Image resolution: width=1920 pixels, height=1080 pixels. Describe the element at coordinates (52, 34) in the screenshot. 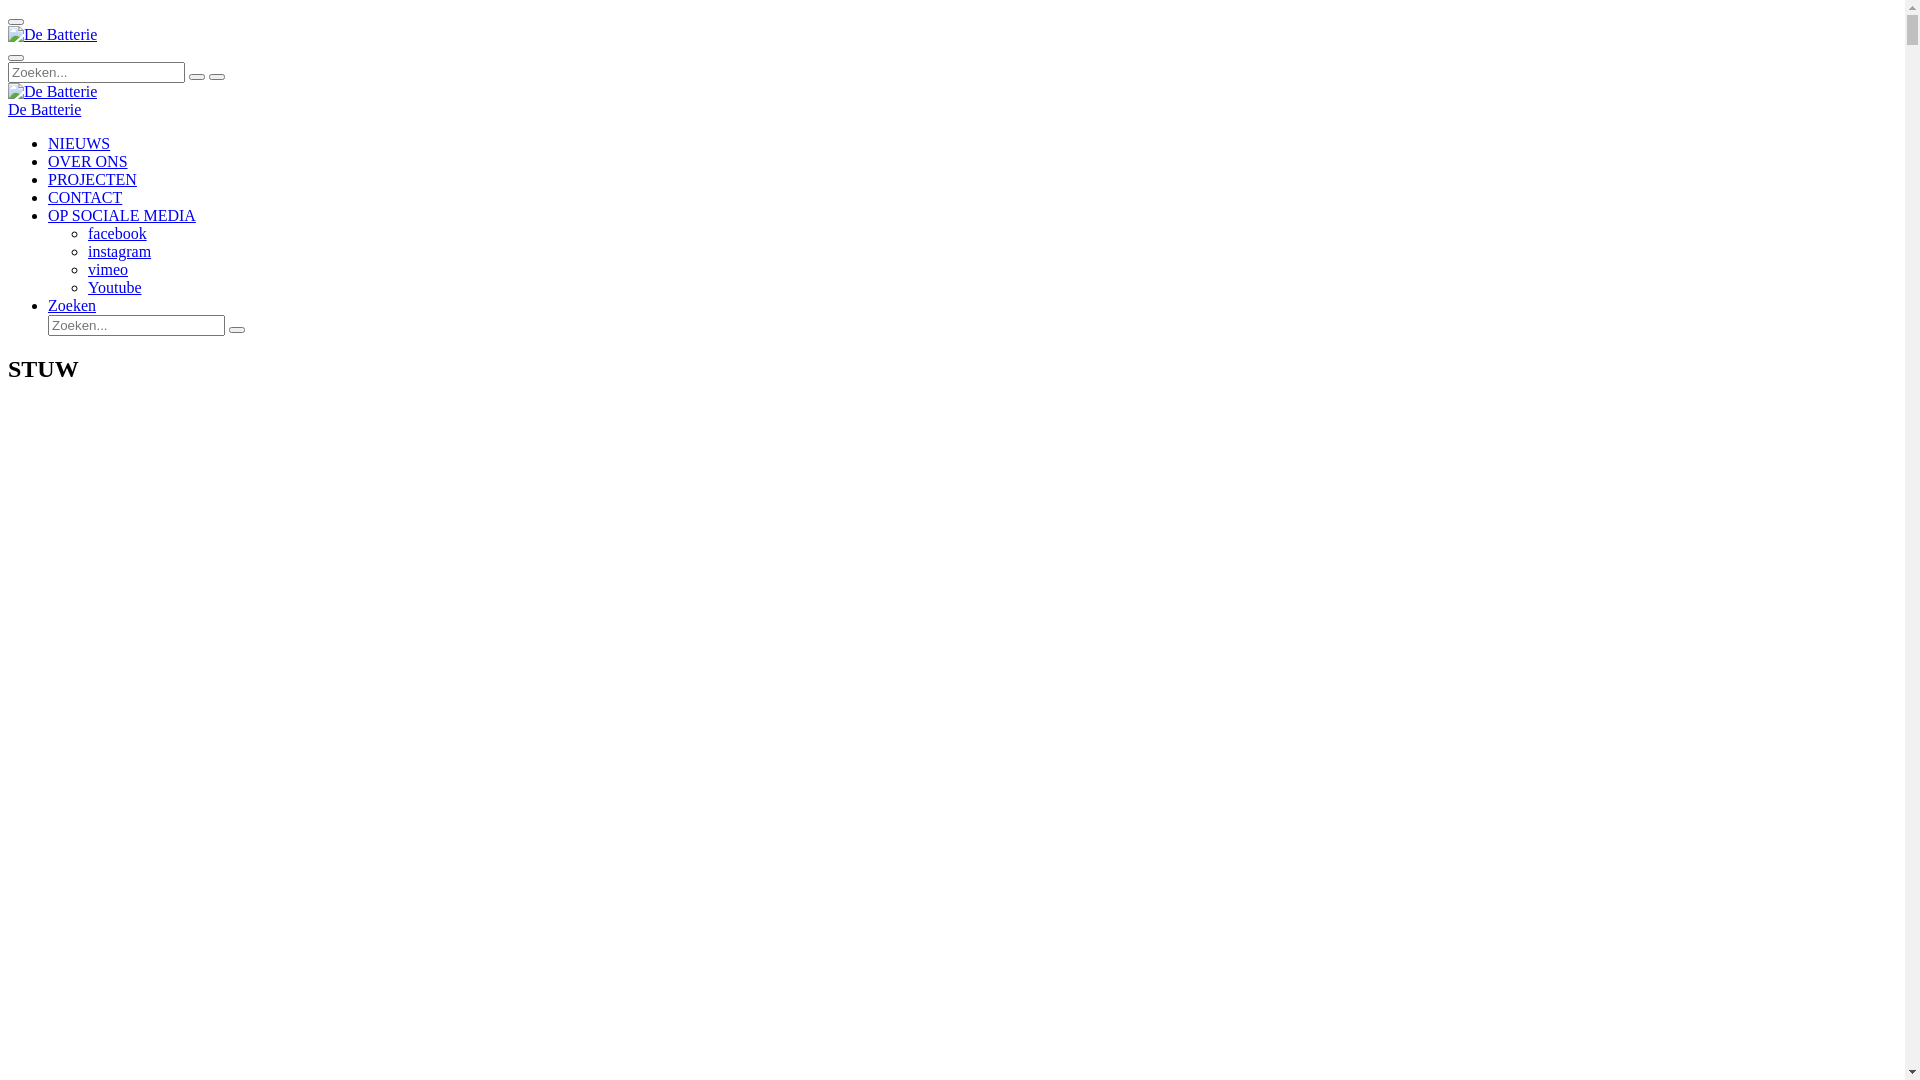

I see `'De Batterie'` at that location.